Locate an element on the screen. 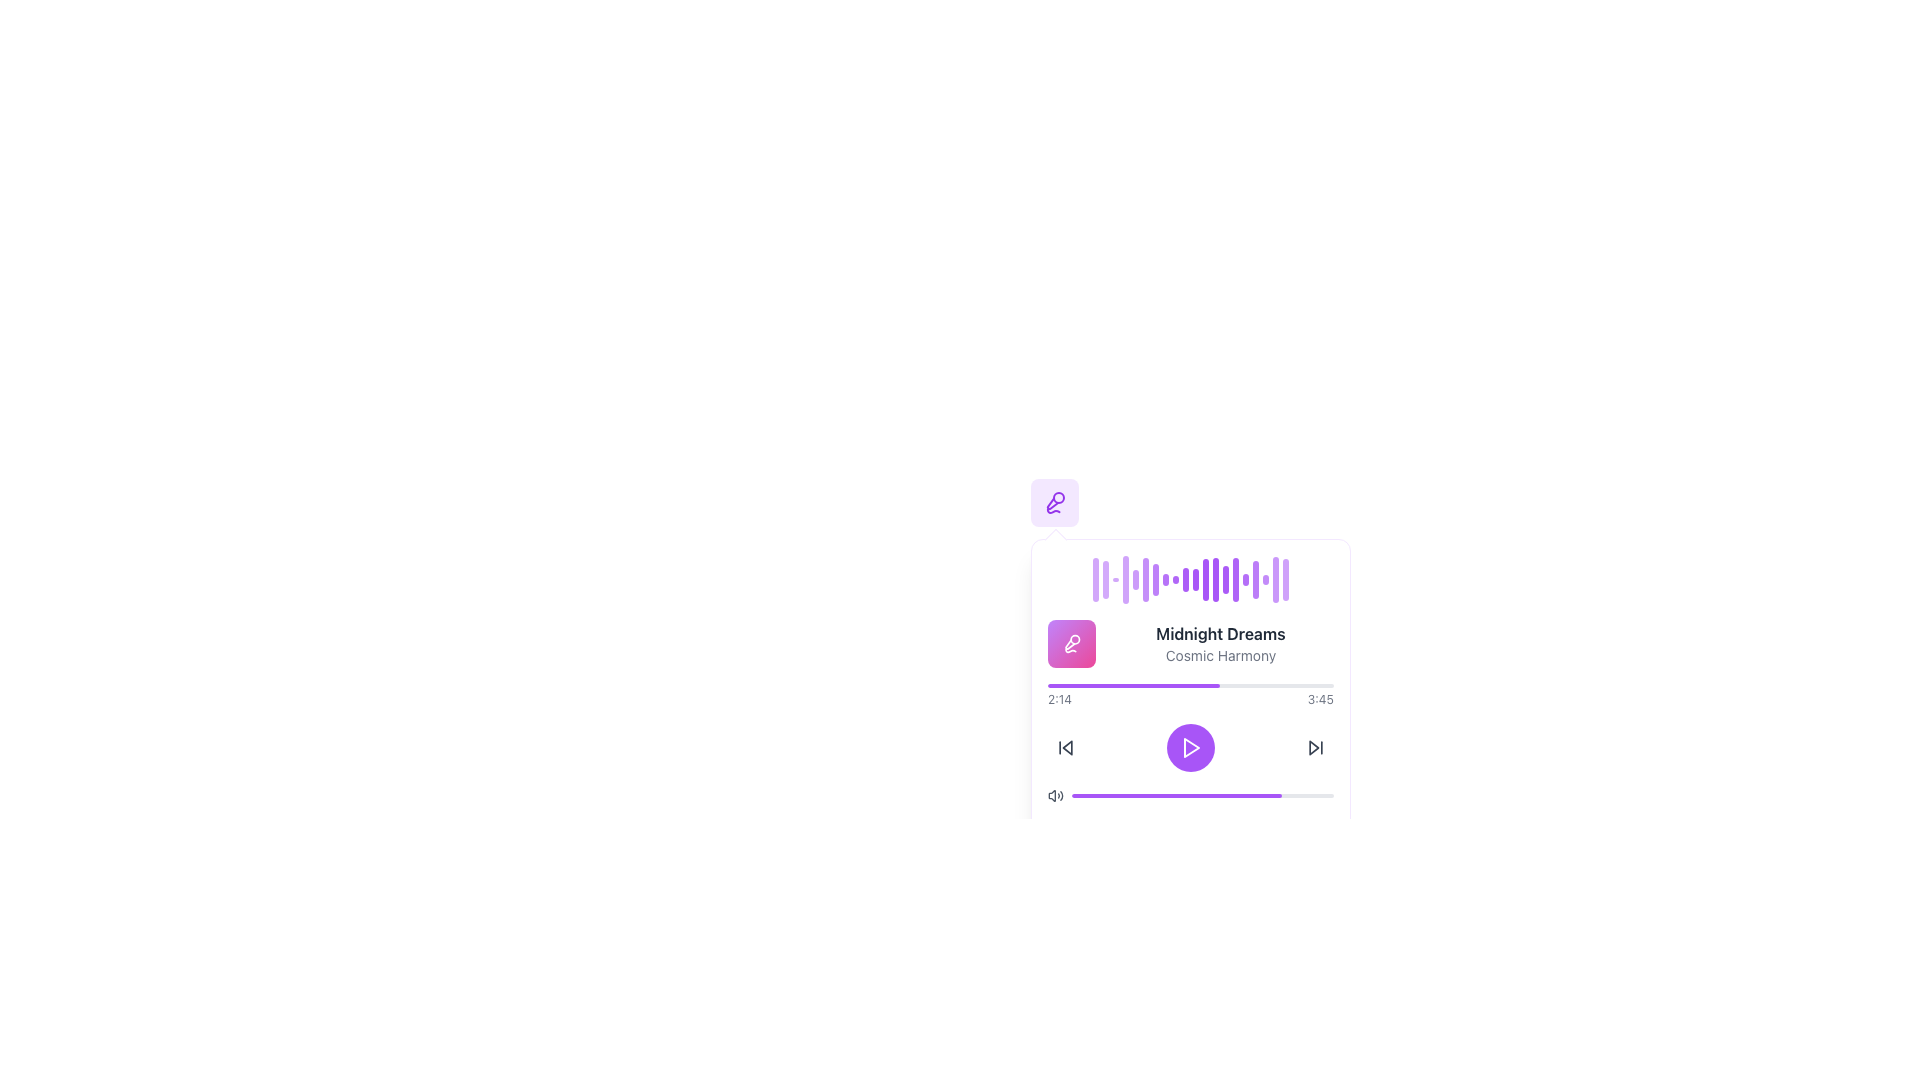  the Progress Bar to move to a specific time in the media playback is located at coordinates (1190, 694).